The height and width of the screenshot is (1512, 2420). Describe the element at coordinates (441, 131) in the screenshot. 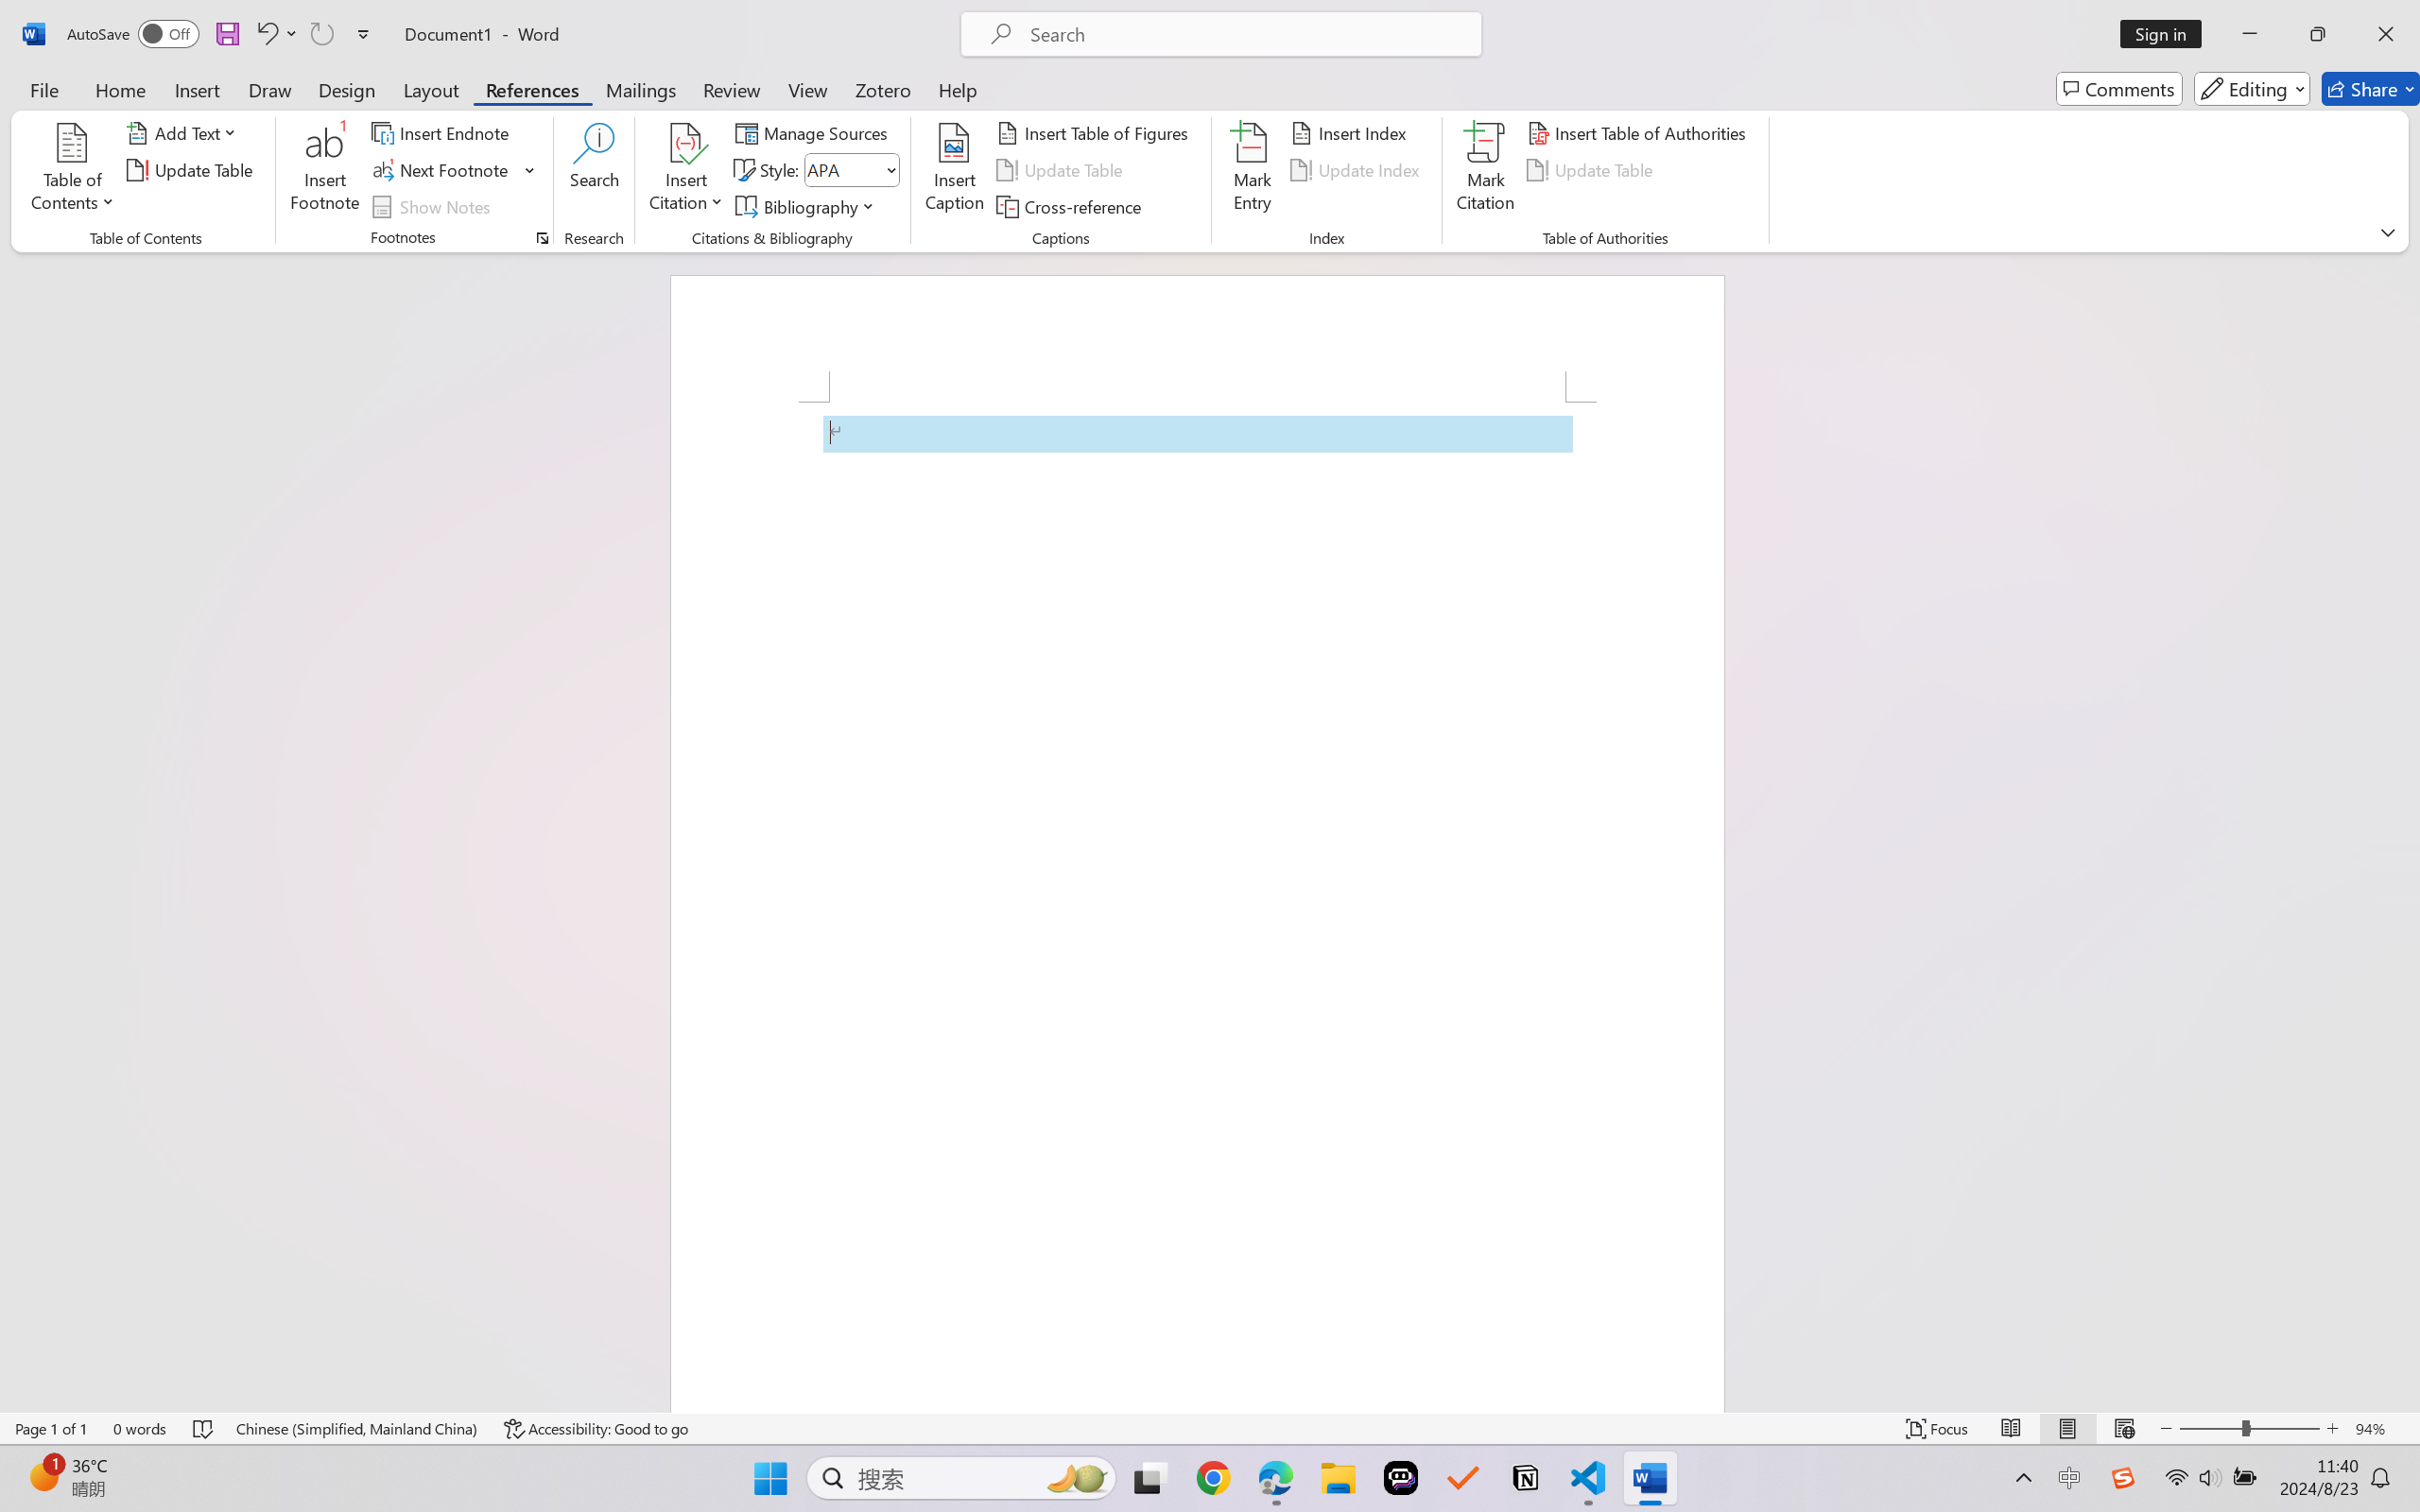

I see `'Insert Endnote'` at that location.